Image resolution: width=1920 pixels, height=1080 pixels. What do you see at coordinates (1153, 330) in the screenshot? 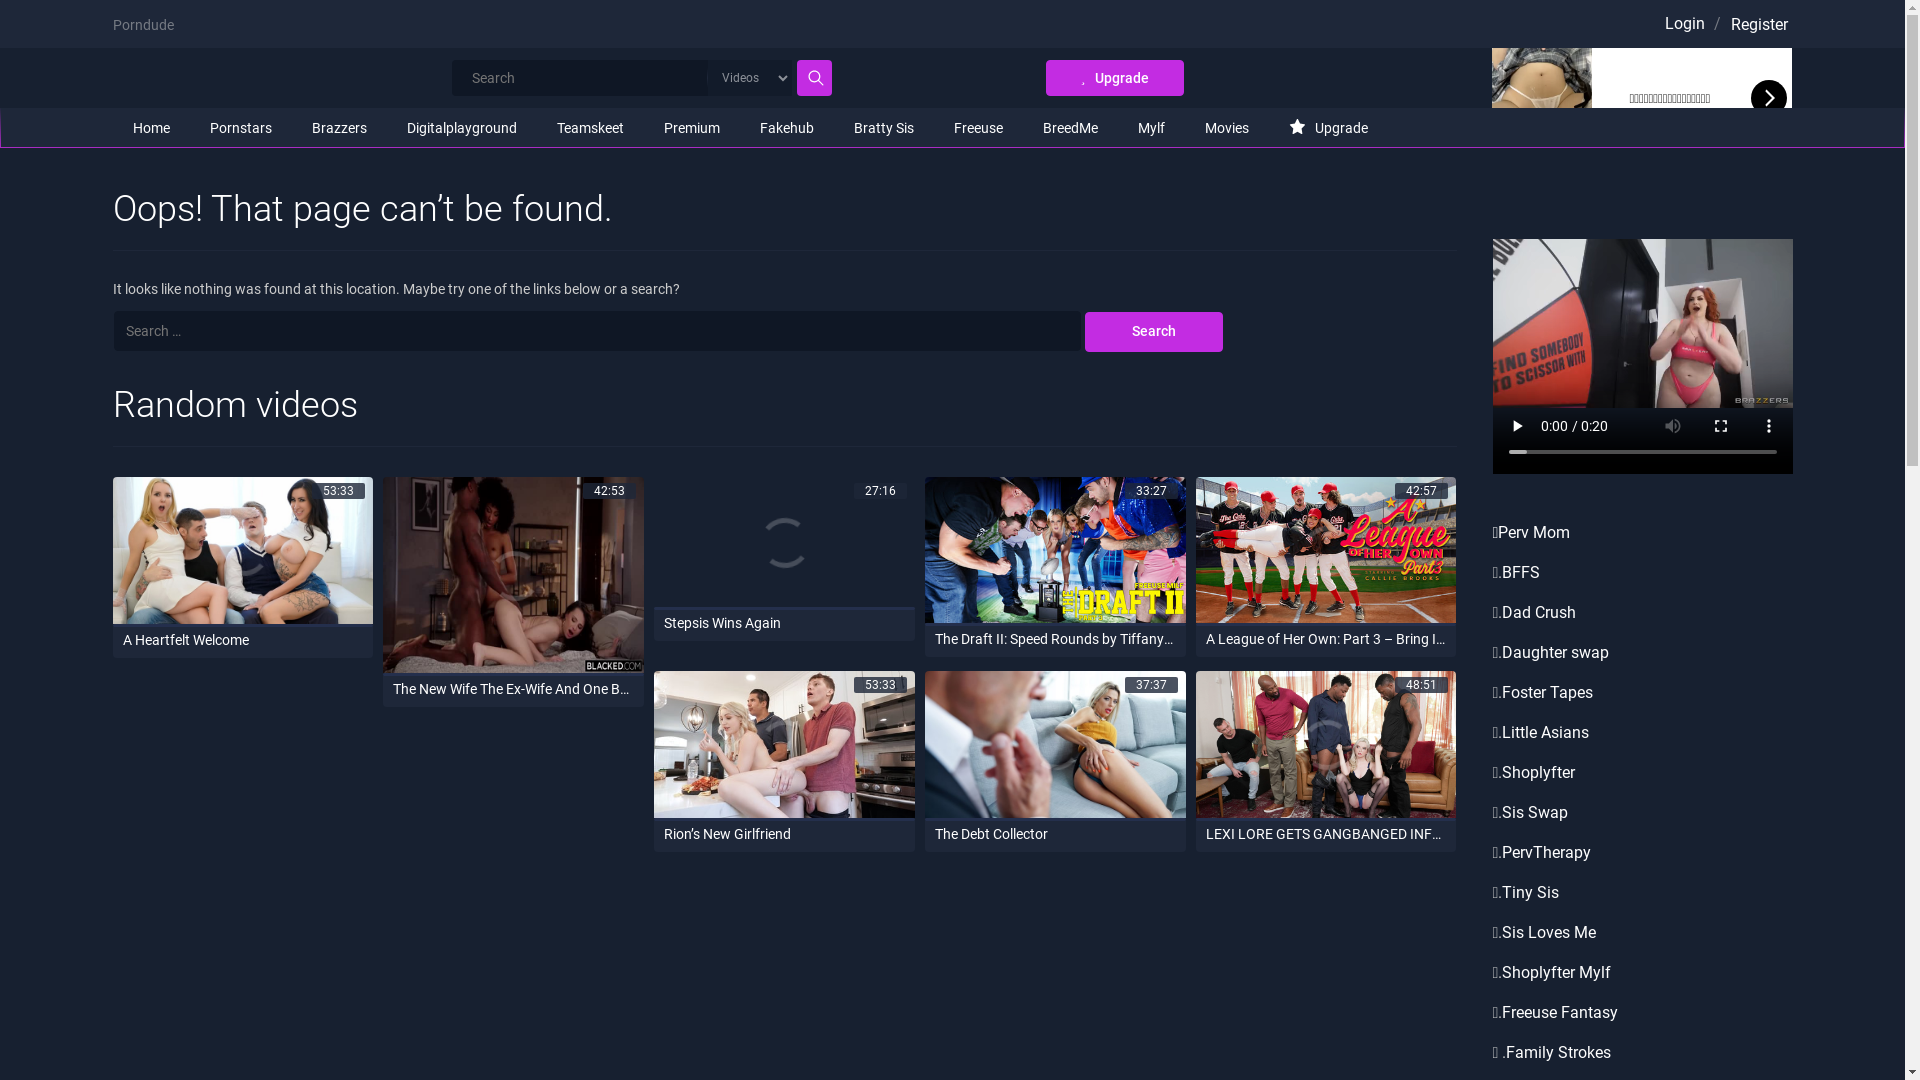
I see `'Search'` at bounding box center [1153, 330].